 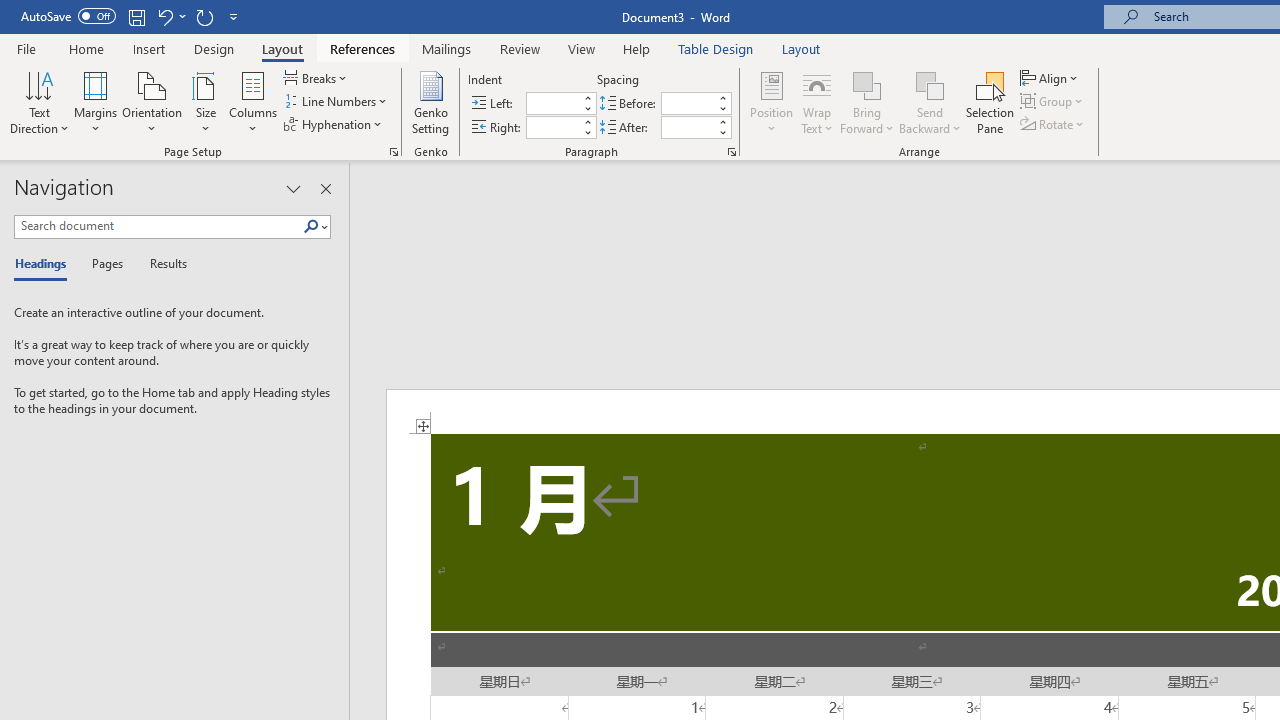 What do you see at coordinates (204, 16) in the screenshot?
I see `'Repeat Doc Close'` at bounding box center [204, 16].